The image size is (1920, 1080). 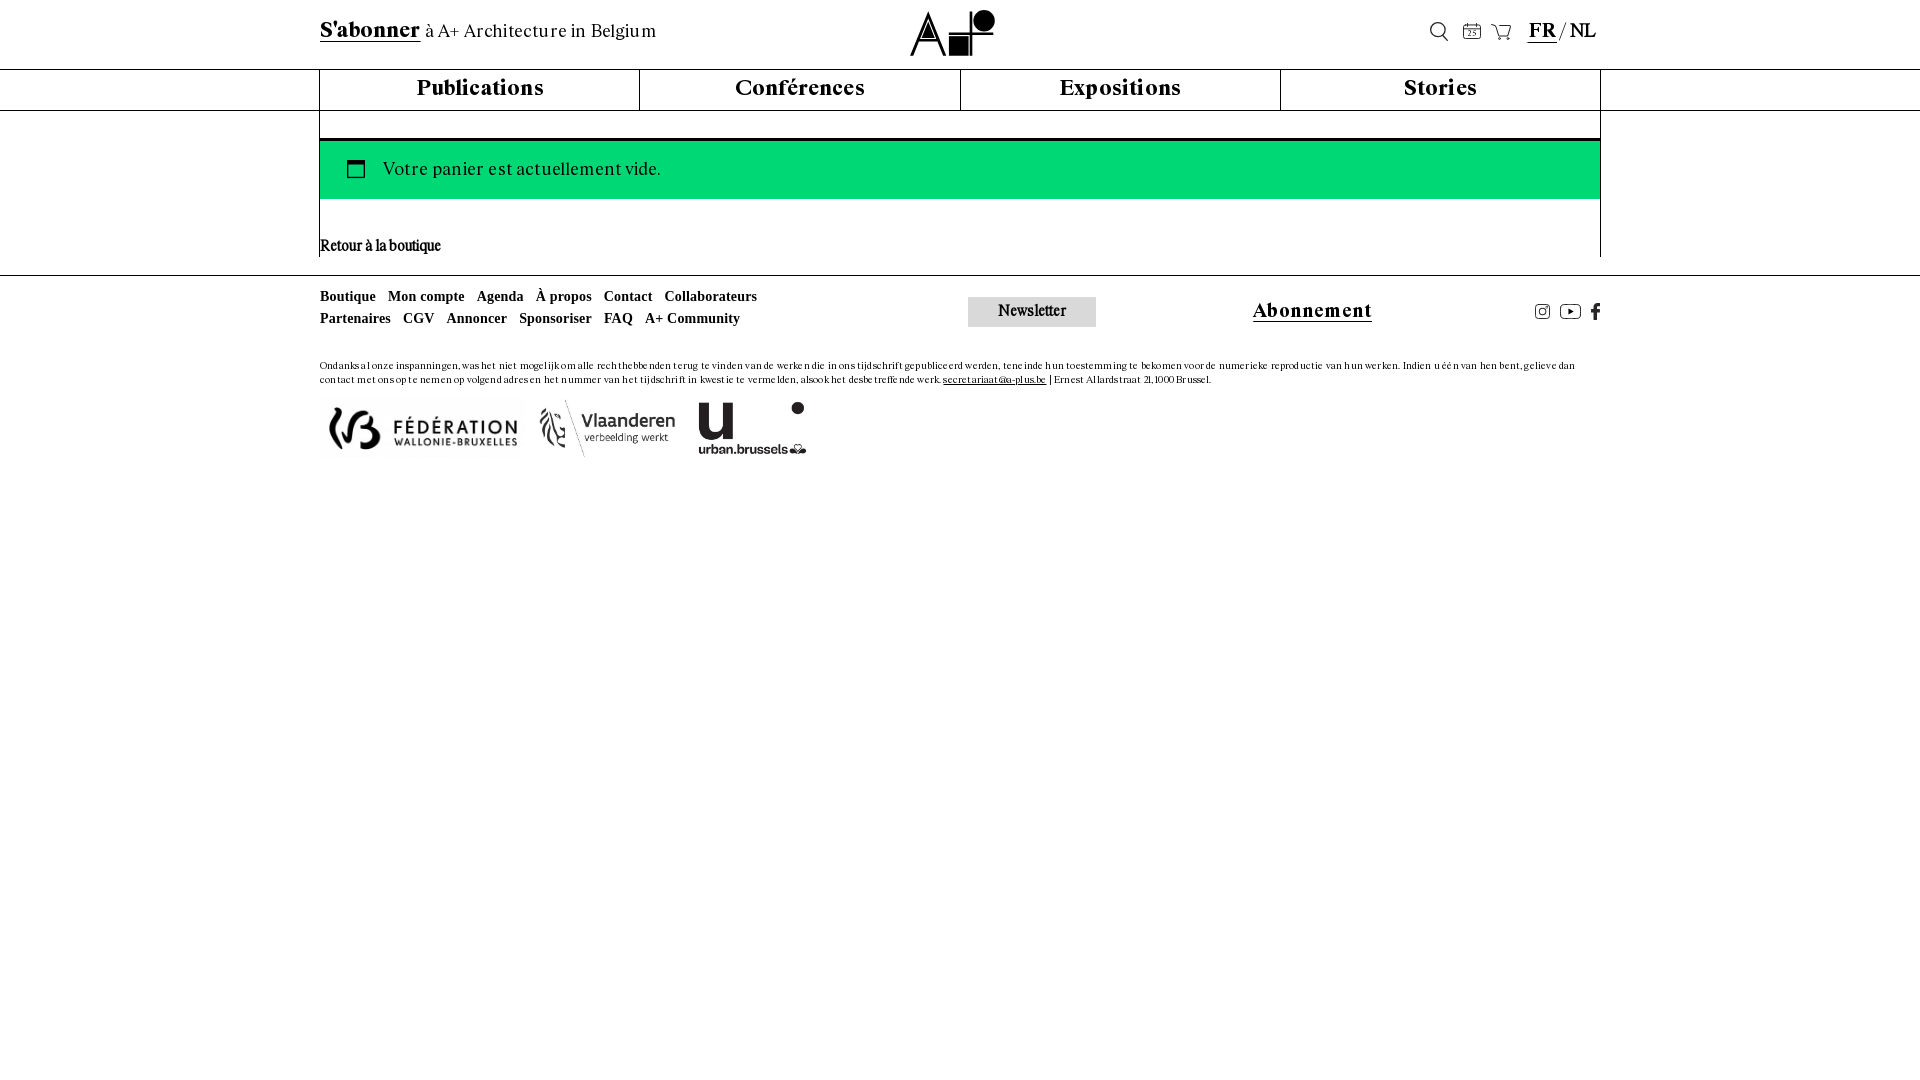 I want to click on 'Panier', so click(x=1501, y=31).